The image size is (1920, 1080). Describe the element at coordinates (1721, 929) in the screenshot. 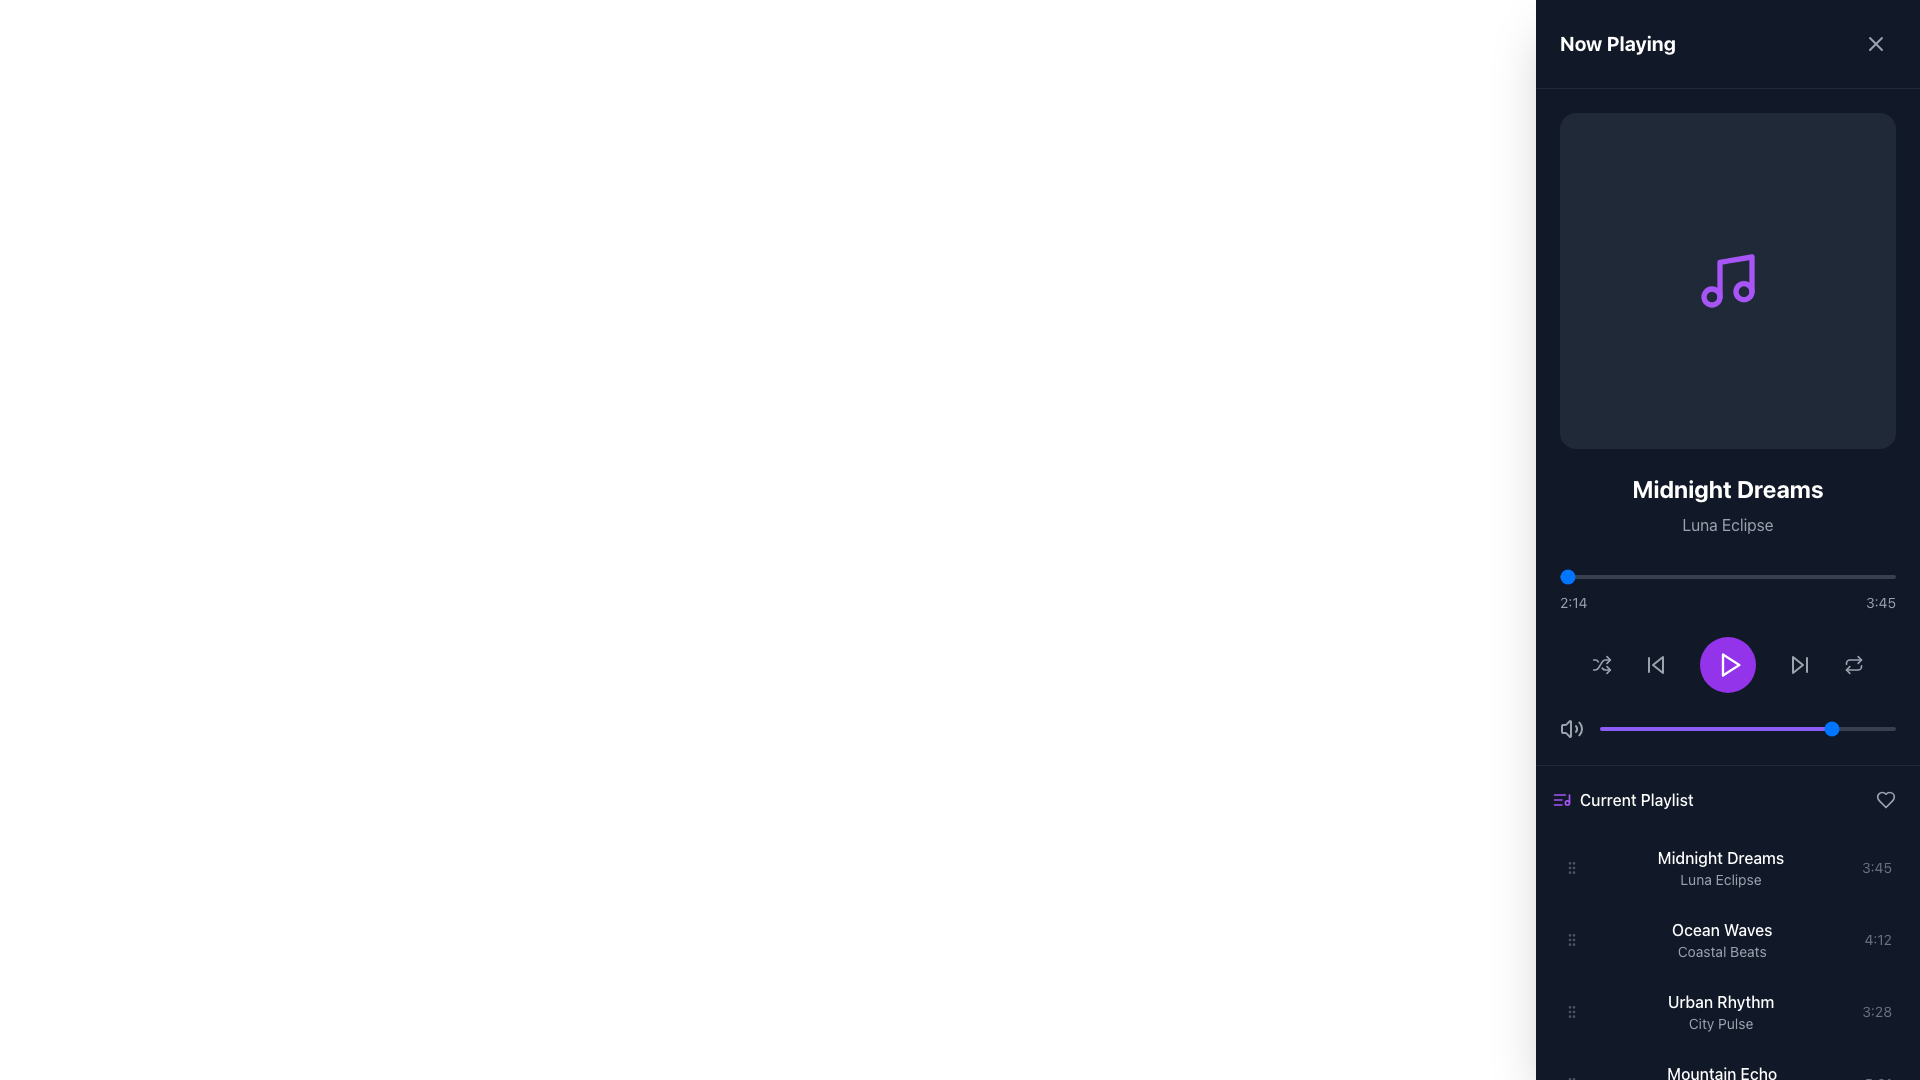

I see `the text label displaying 'Ocean Waves', which is styled with white text on a dark background in the 'Current Playlist' section` at that location.